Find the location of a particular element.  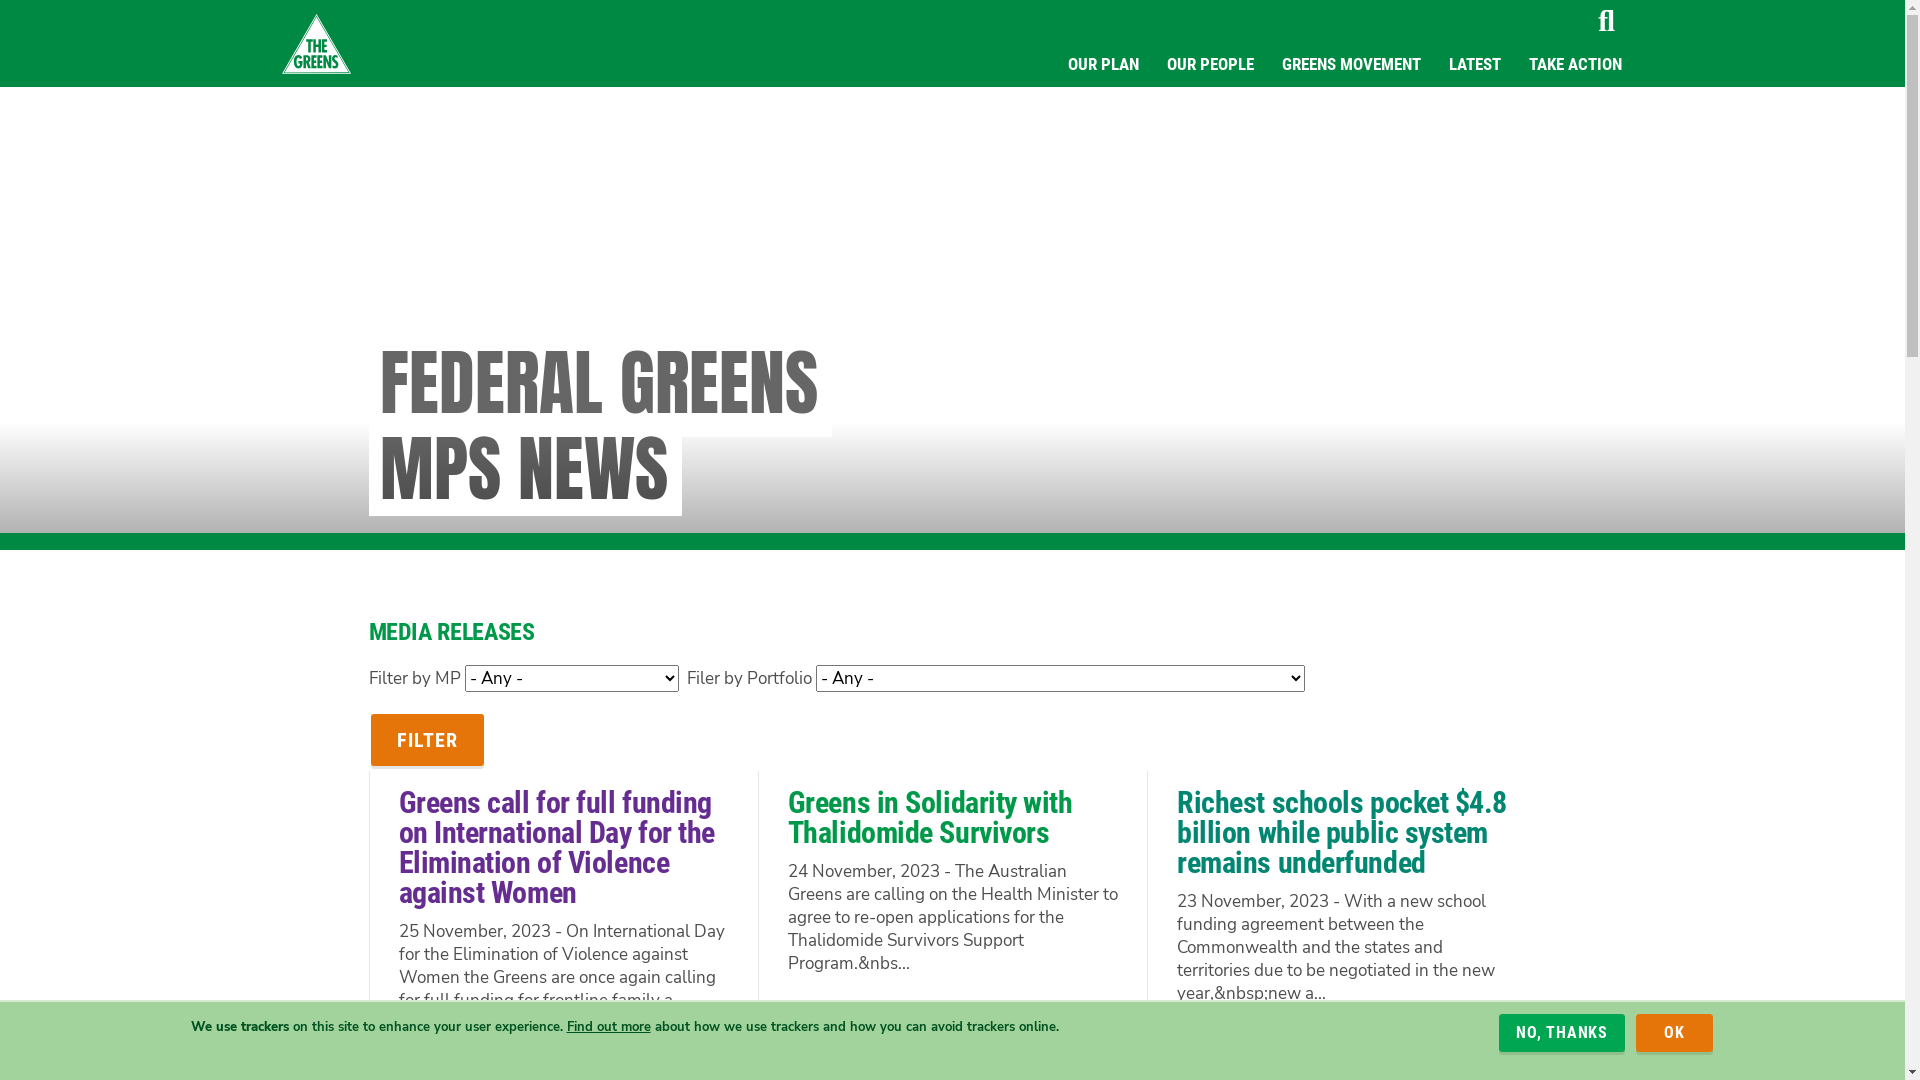

'OK' is located at coordinates (1674, 1033).